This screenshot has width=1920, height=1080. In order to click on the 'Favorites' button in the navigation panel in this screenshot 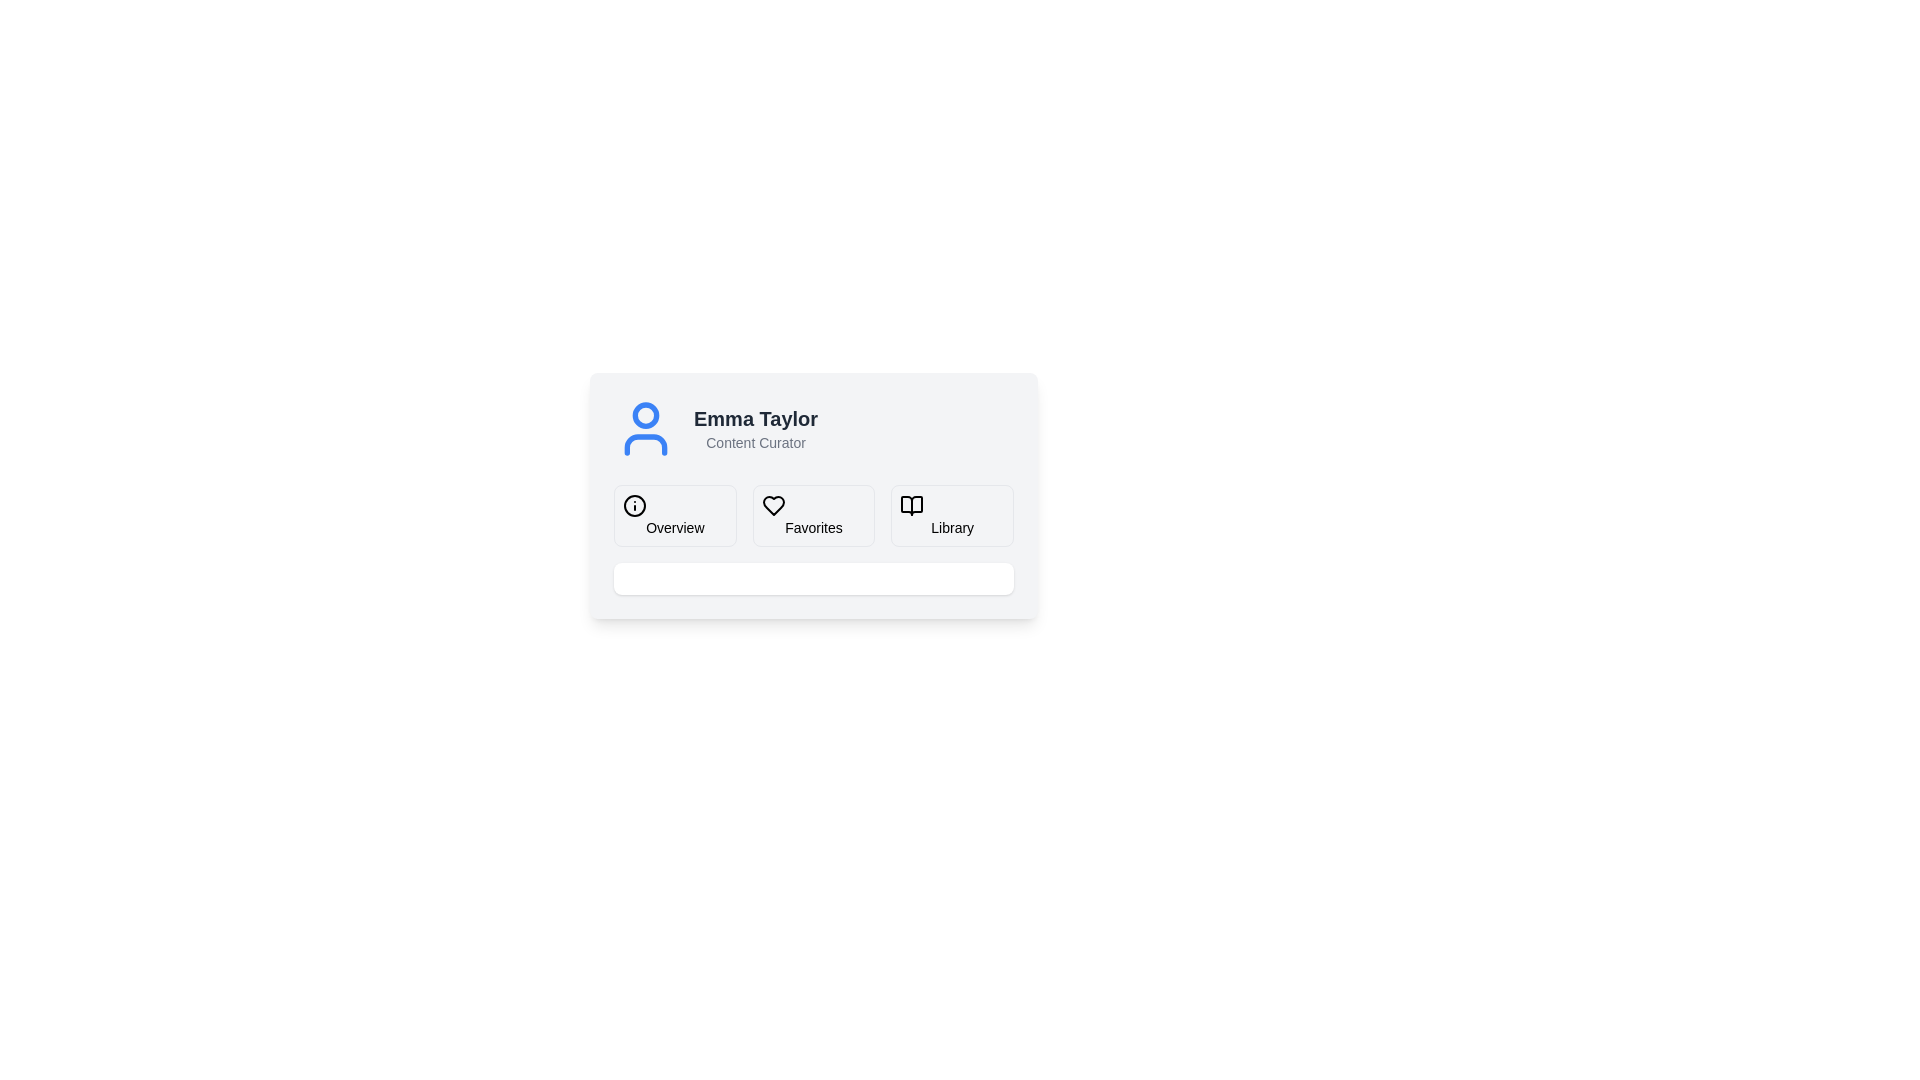, I will do `click(814, 515)`.